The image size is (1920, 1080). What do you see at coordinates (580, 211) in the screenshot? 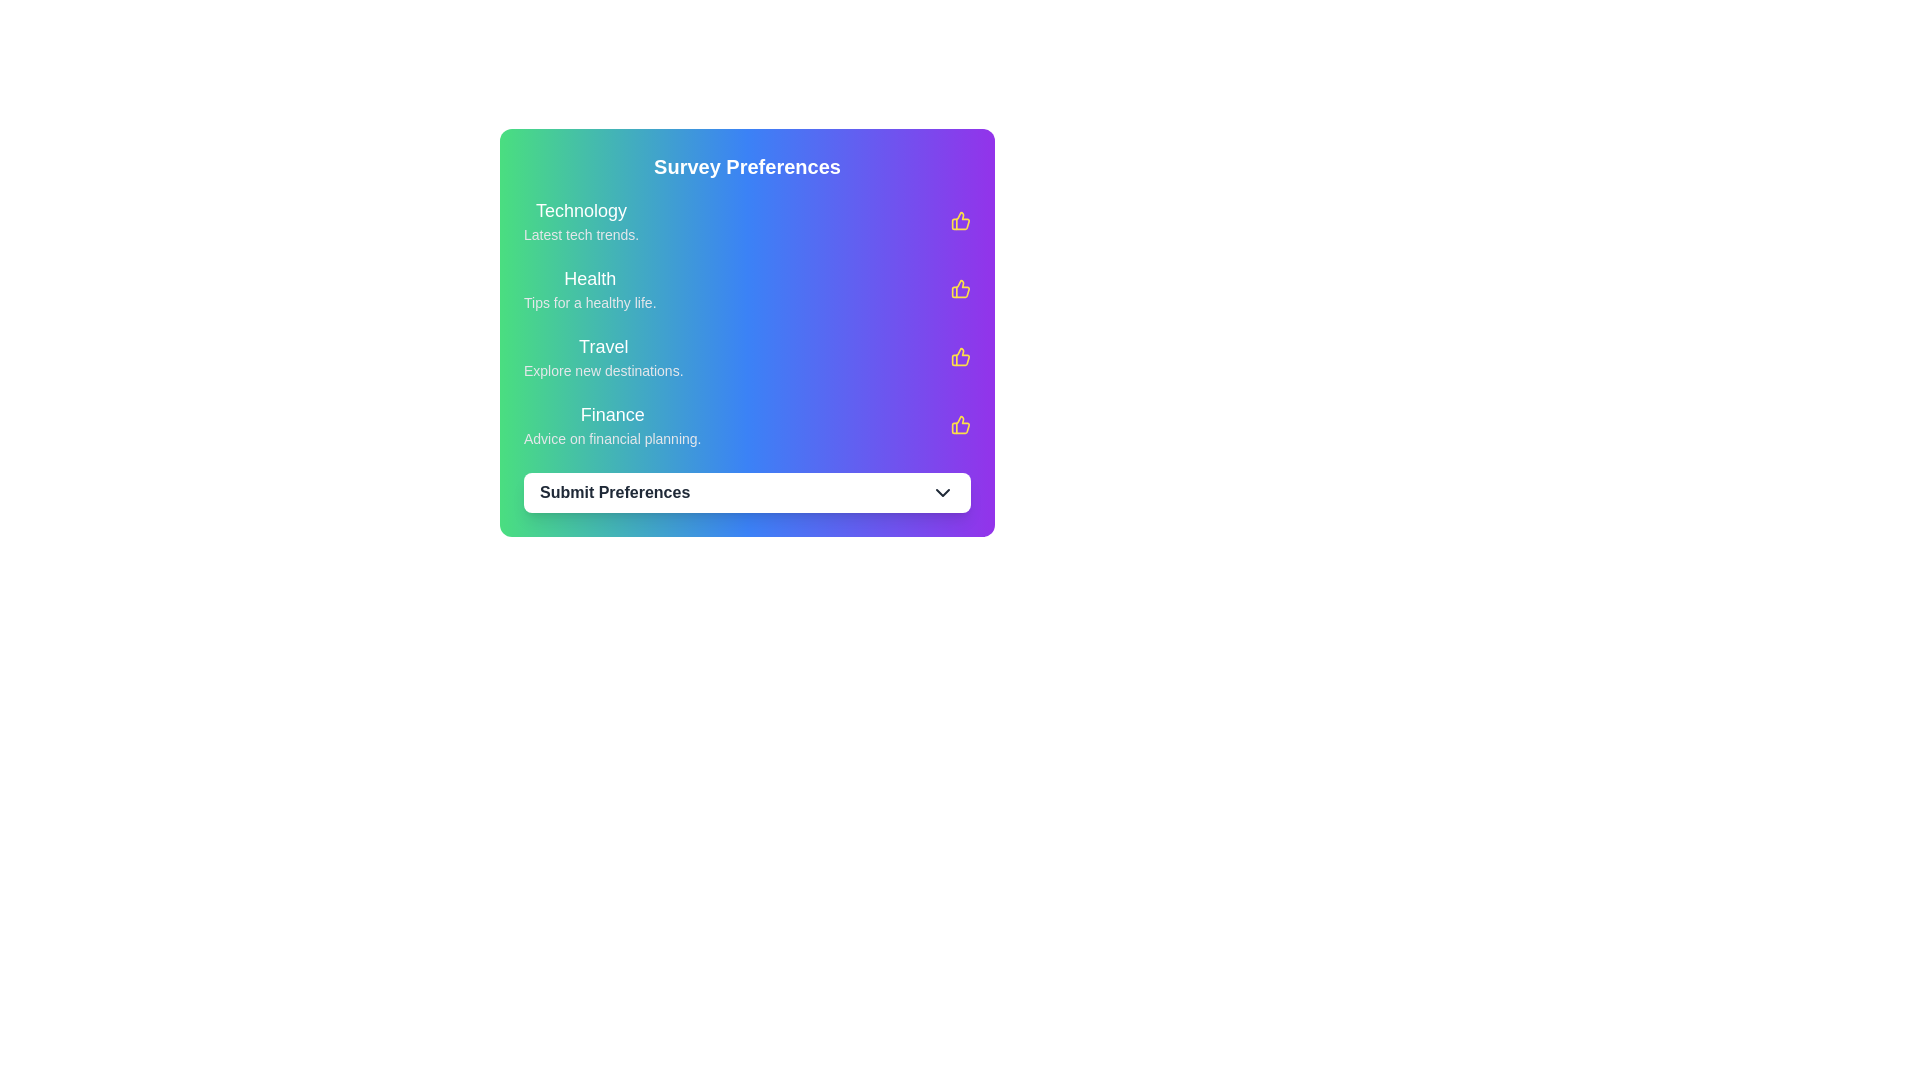
I see `the 'Technology' text label, which is displayed in a medium-sized bold font with a white color on a gradient background, located near the upper left corner of the interface` at bounding box center [580, 211].